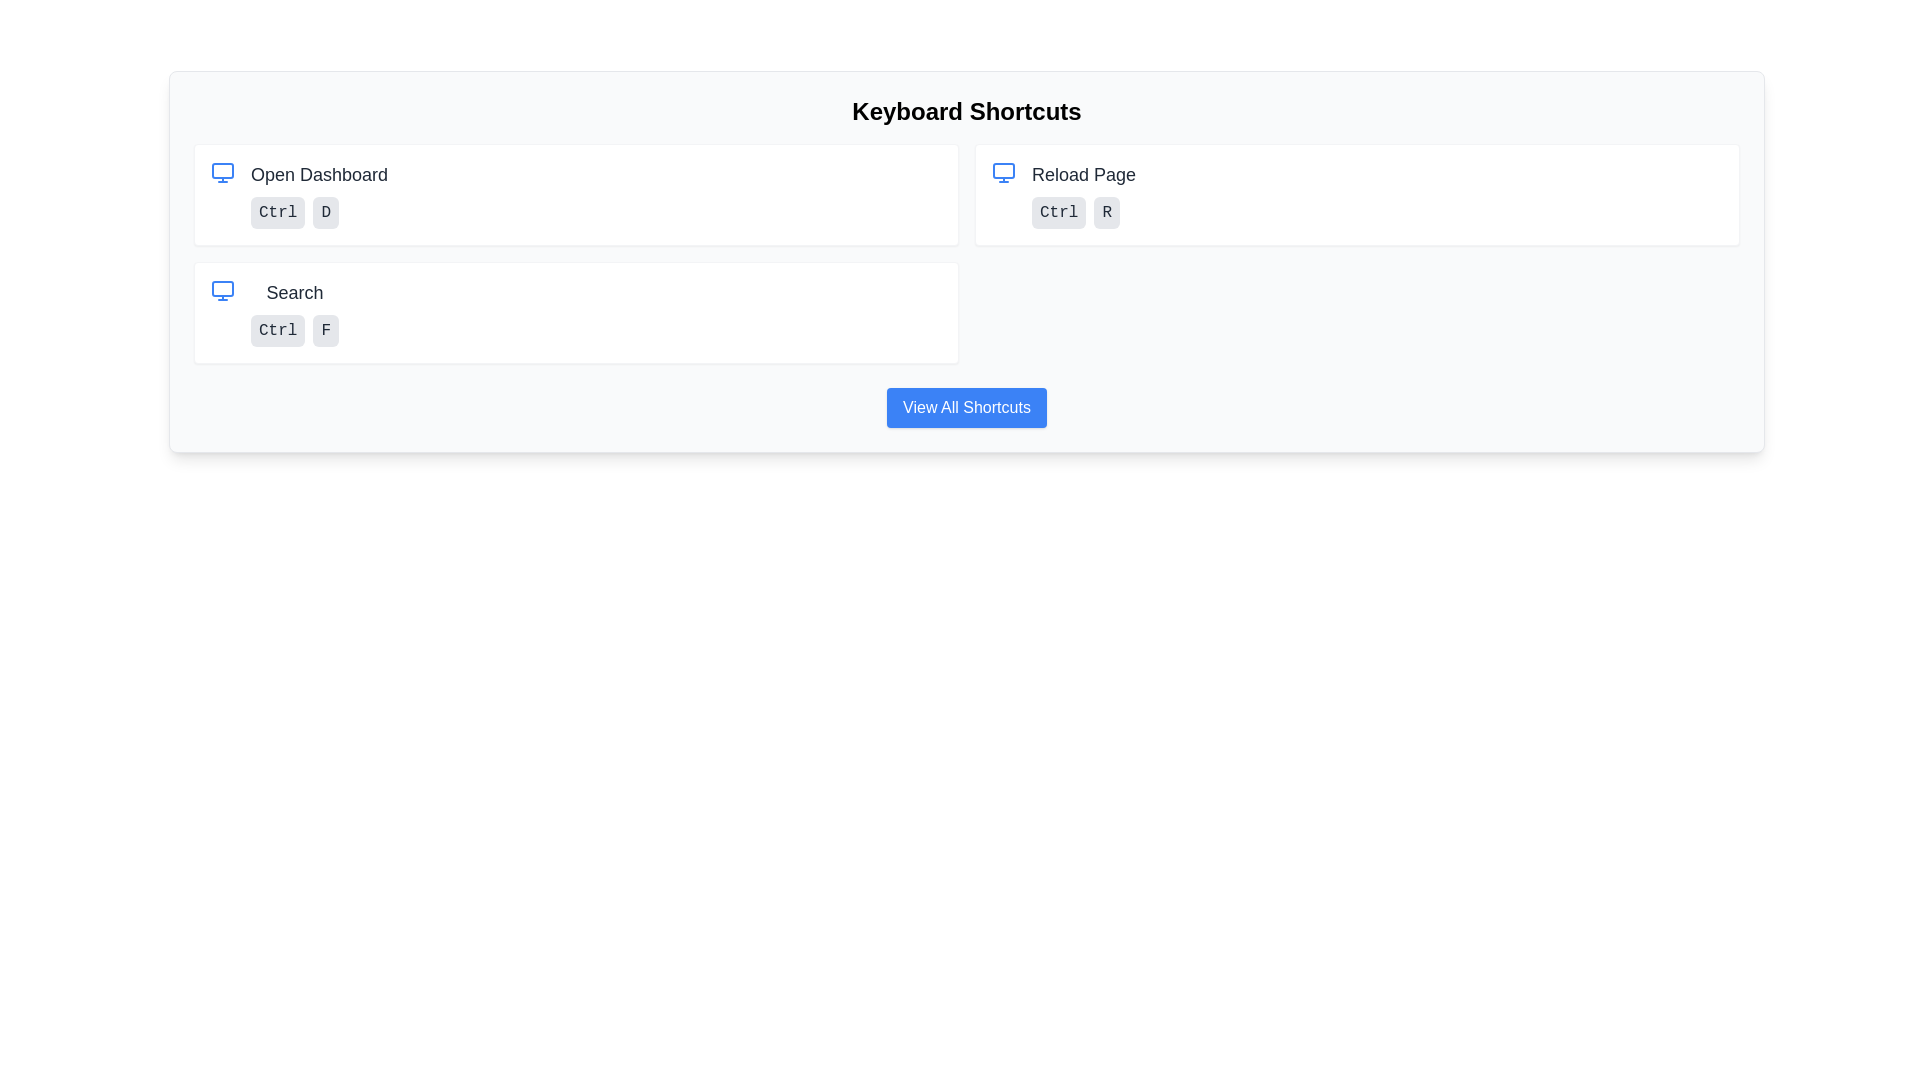  Describe the element at coordinates (326, 212) in the screenshot. I see `the 'D' key button, which is part of the keyboard shortcut for the 'Open Dashboard' action, located to the right of the 'Ctrl' key button` at that location.